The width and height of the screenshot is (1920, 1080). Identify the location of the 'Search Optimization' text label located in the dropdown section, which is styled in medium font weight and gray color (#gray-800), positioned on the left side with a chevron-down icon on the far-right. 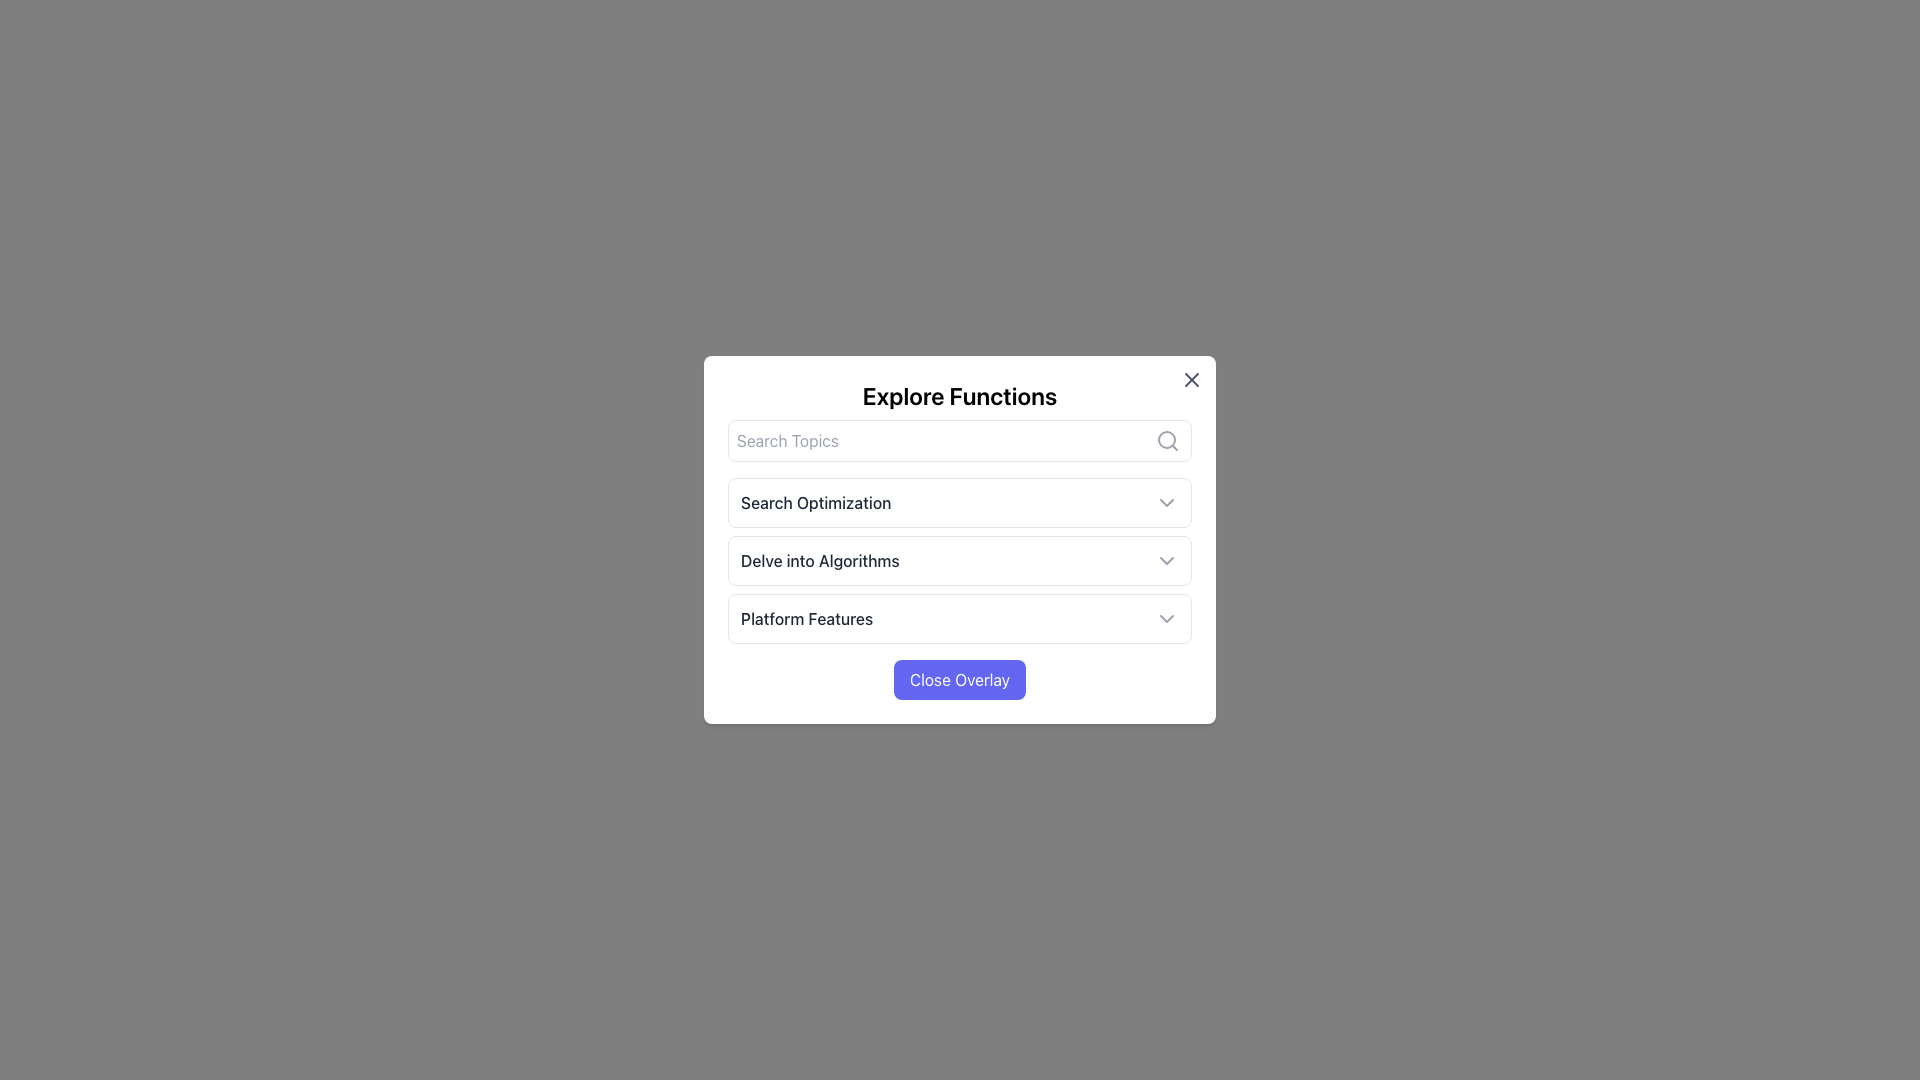
(816, 501).